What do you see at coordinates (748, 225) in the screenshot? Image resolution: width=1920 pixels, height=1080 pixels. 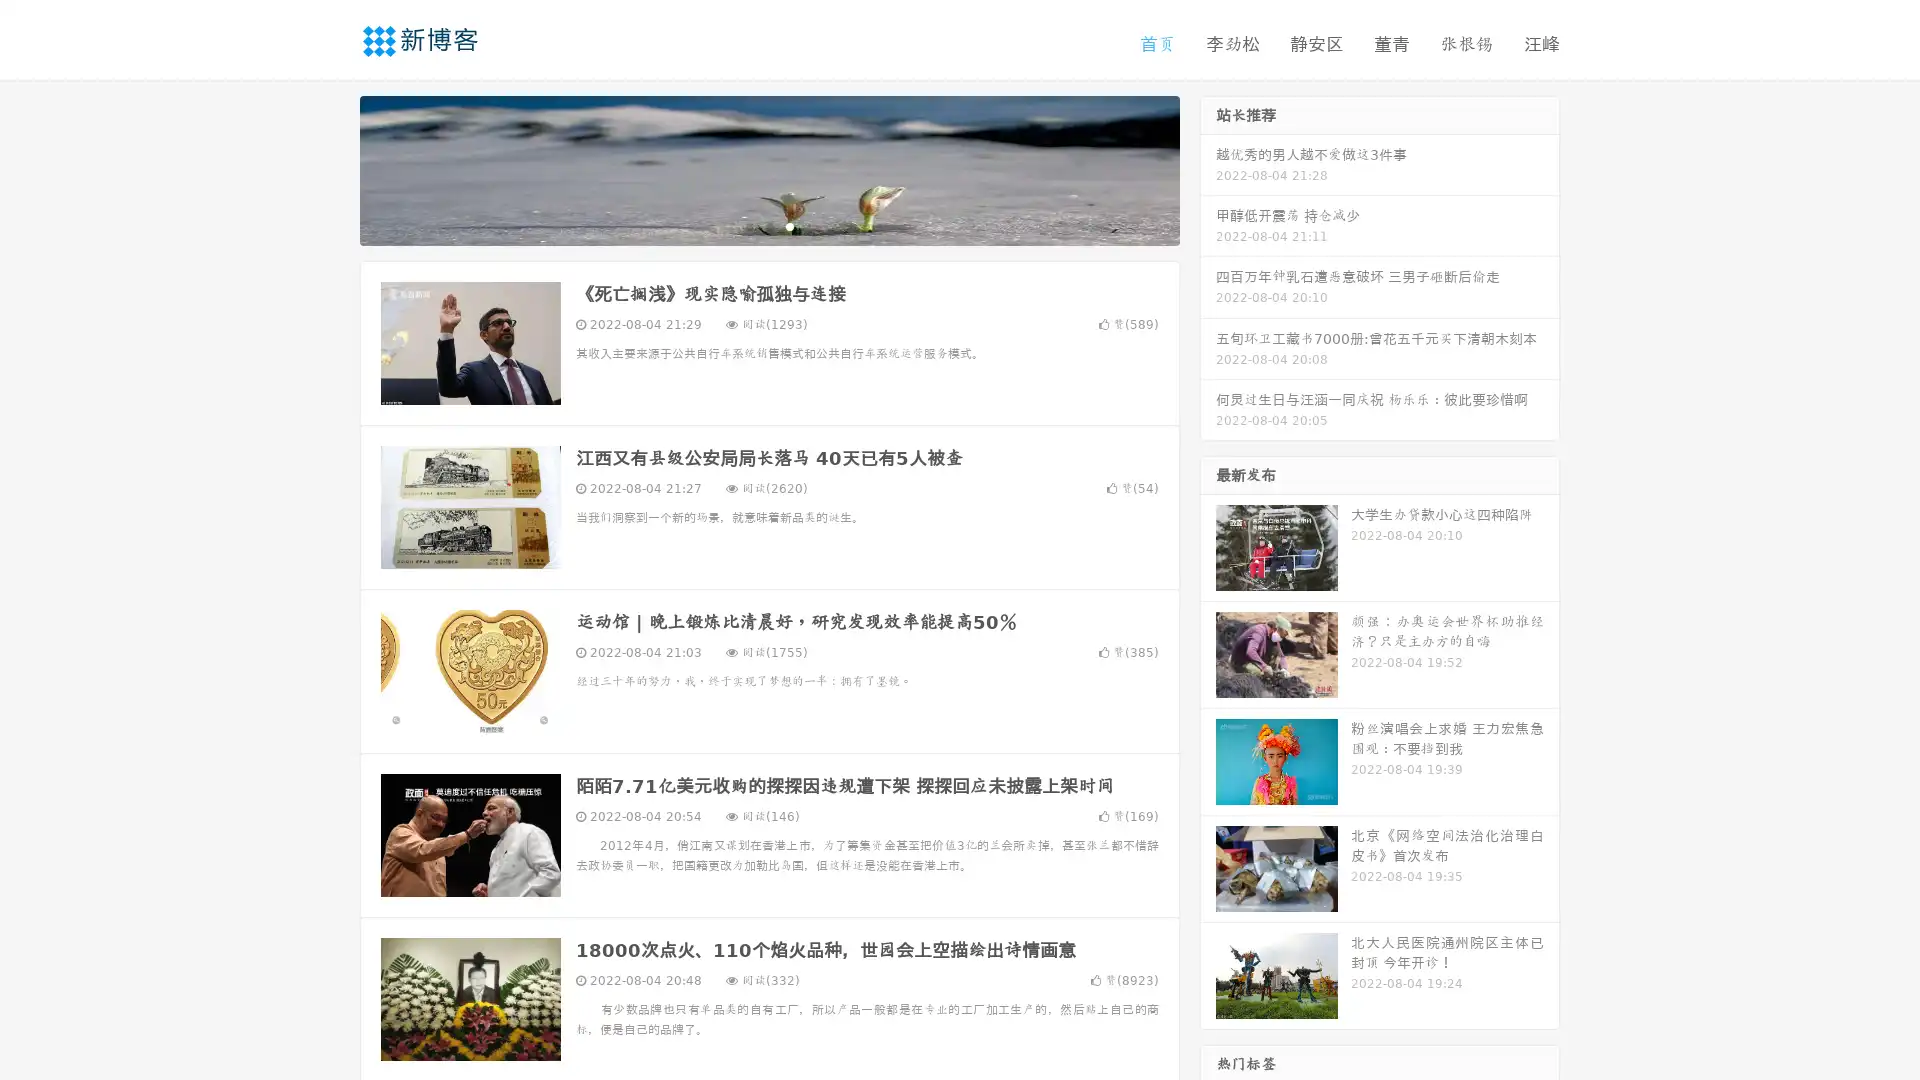 I see `Go to slide 1` at bounding box center [748, 225].